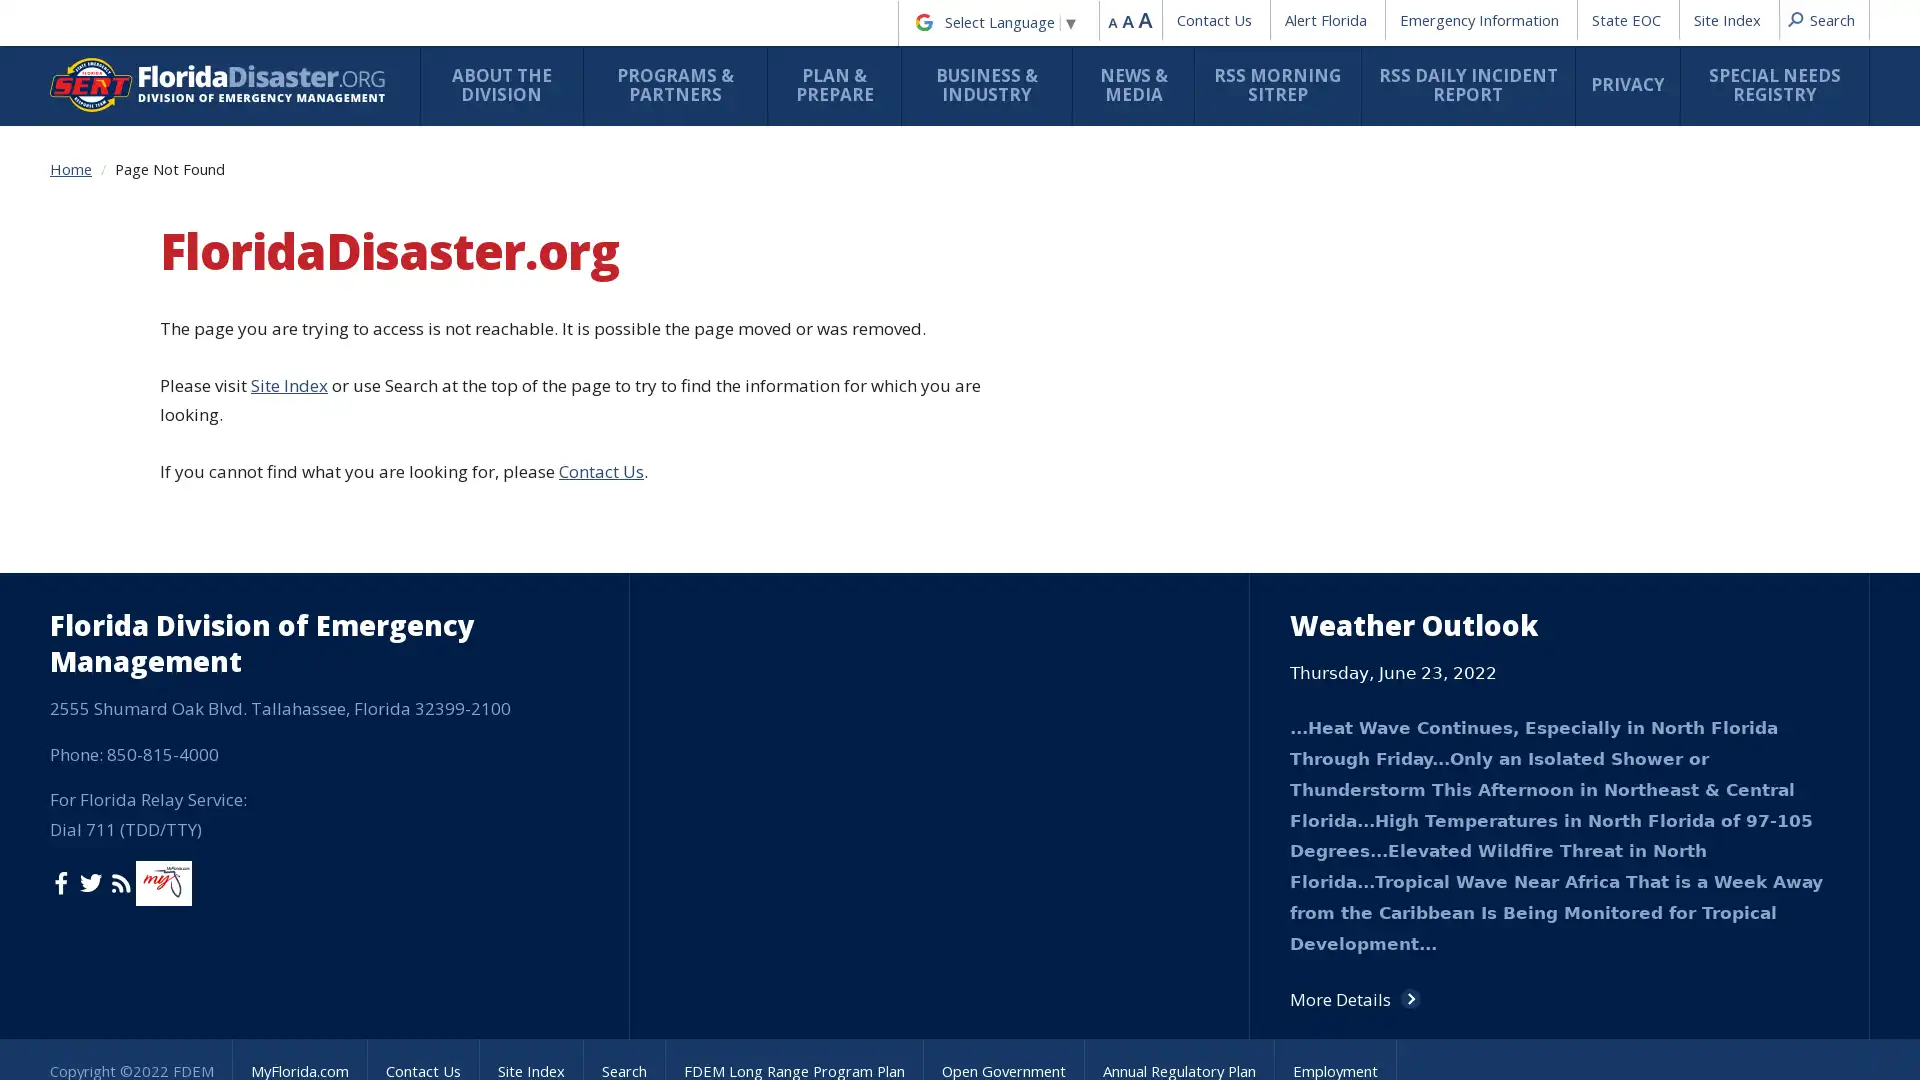 This screenshot has height=1080, width=1920. What do you see at coordinates (801, 210) in the screenshot?
I see `Toggle More` at bounding box center [801, 210].